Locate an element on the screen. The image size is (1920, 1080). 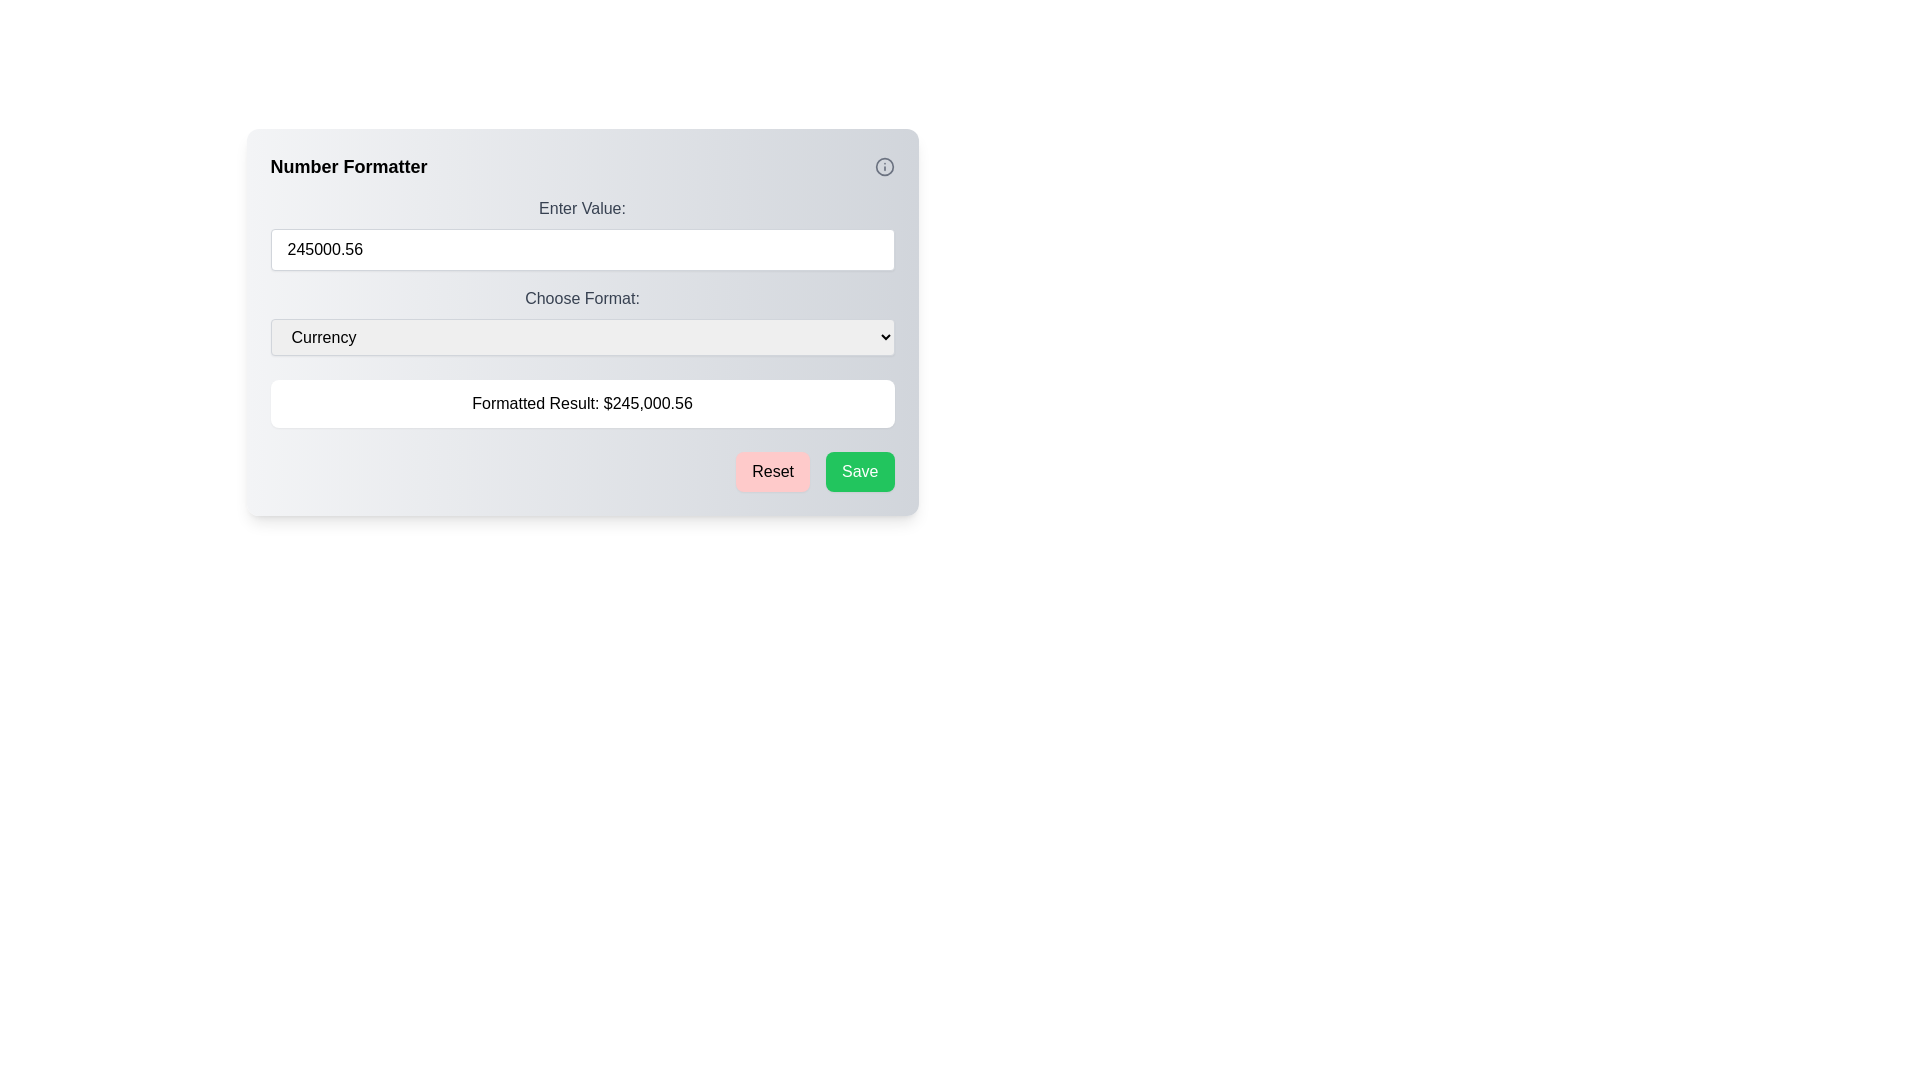
the text input field for numerical value input located beneath the 'Number Formatter' heading and above 'Choose Format:' to indicate interactivity is located at coordinates (581, 233).